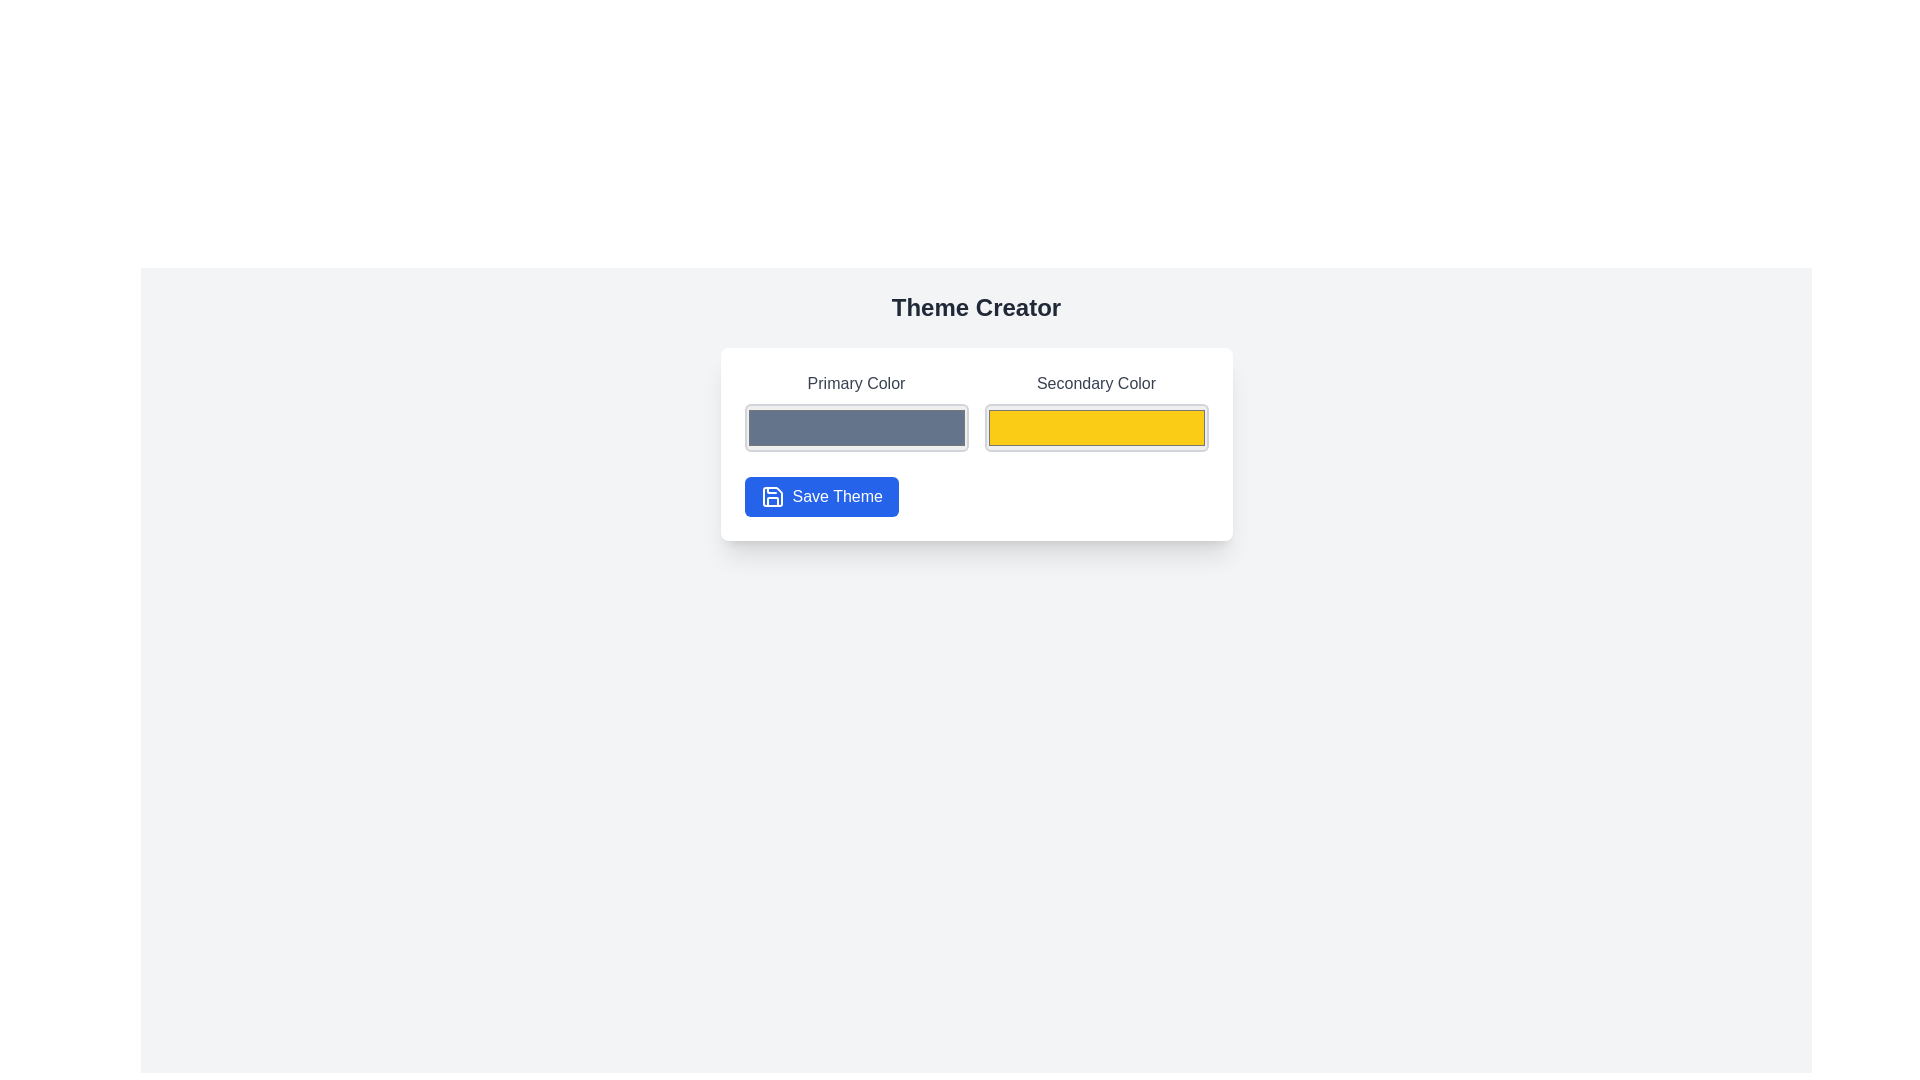  What do you see at coordinates (1095, 384) in the screenshot?
I see `the Text Label that describes the purpose of the color selection field in the 'Theme Creator' section, positioned center-right, adjacent to the 'Primary Color' label` at bounding box center [1095, 384].